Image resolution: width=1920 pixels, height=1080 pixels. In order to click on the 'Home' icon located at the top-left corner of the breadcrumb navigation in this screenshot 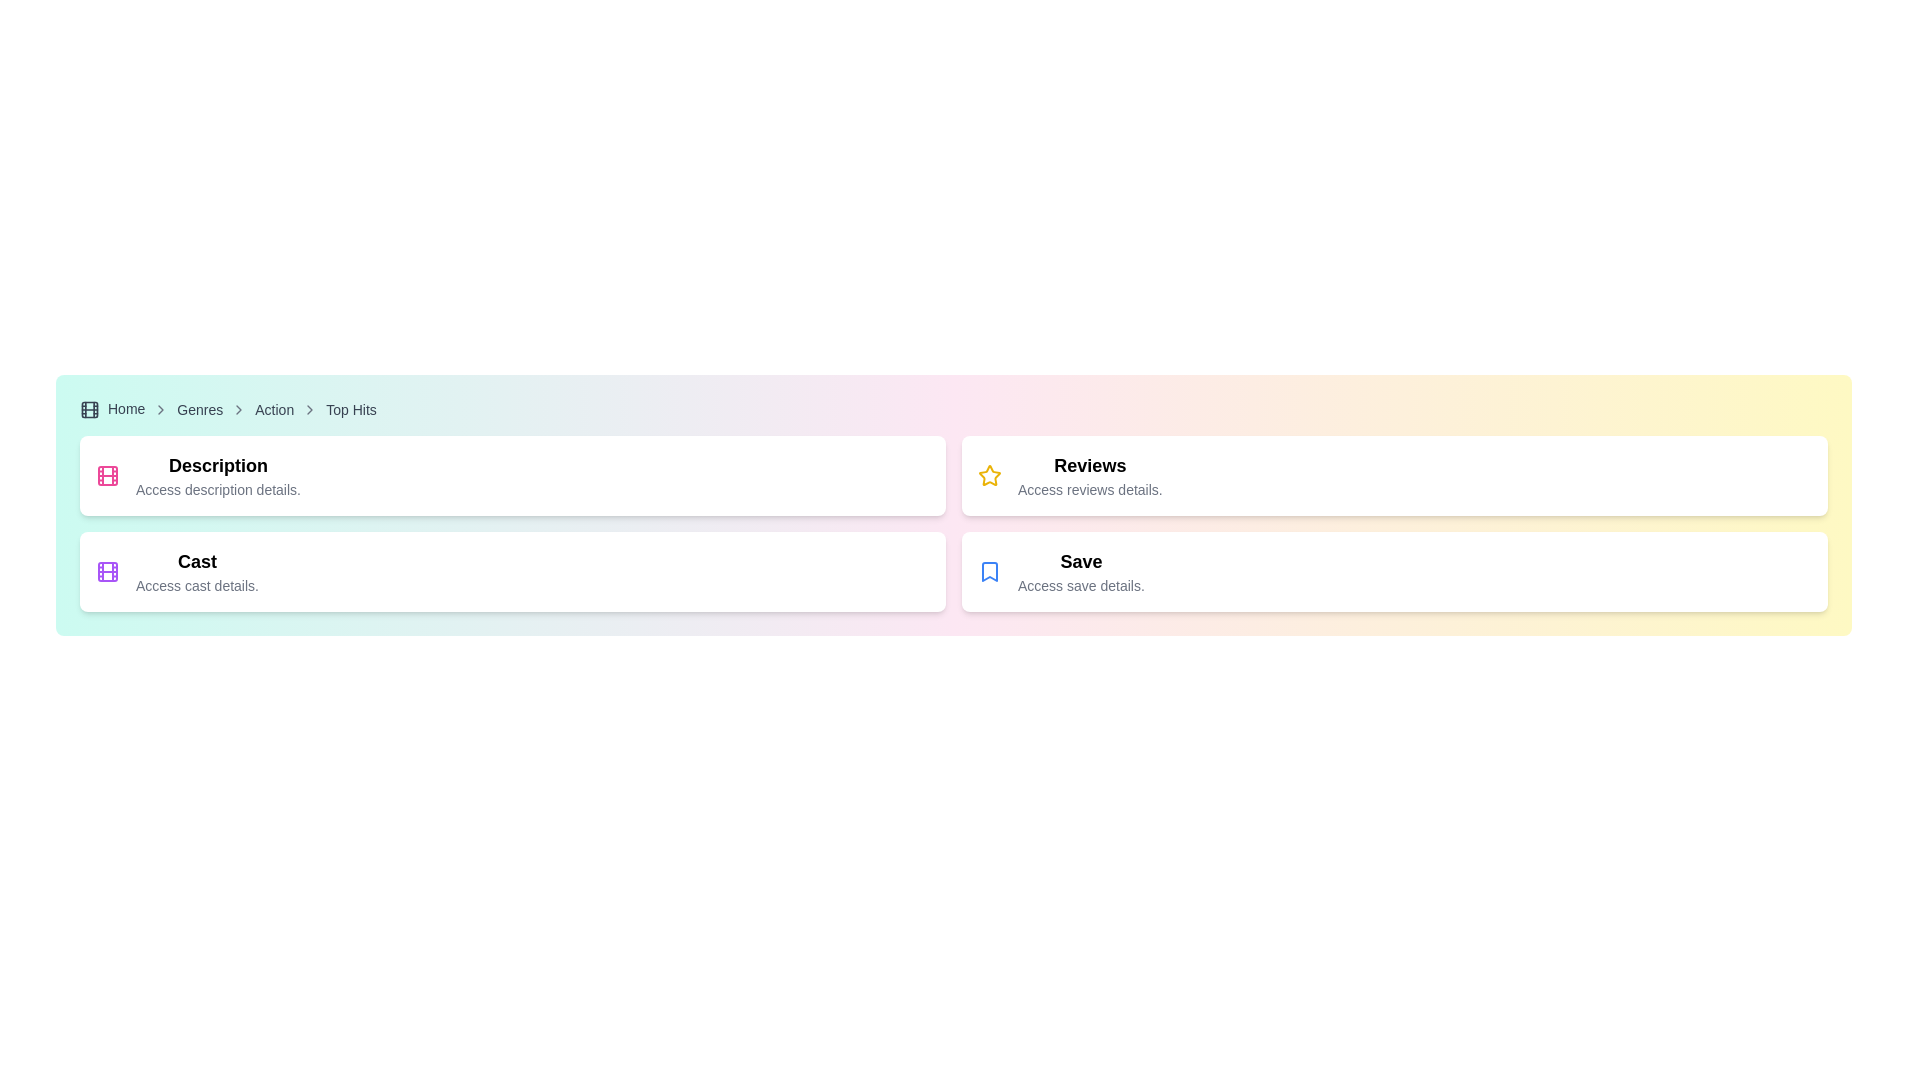, I will do `click(89, 408)`.